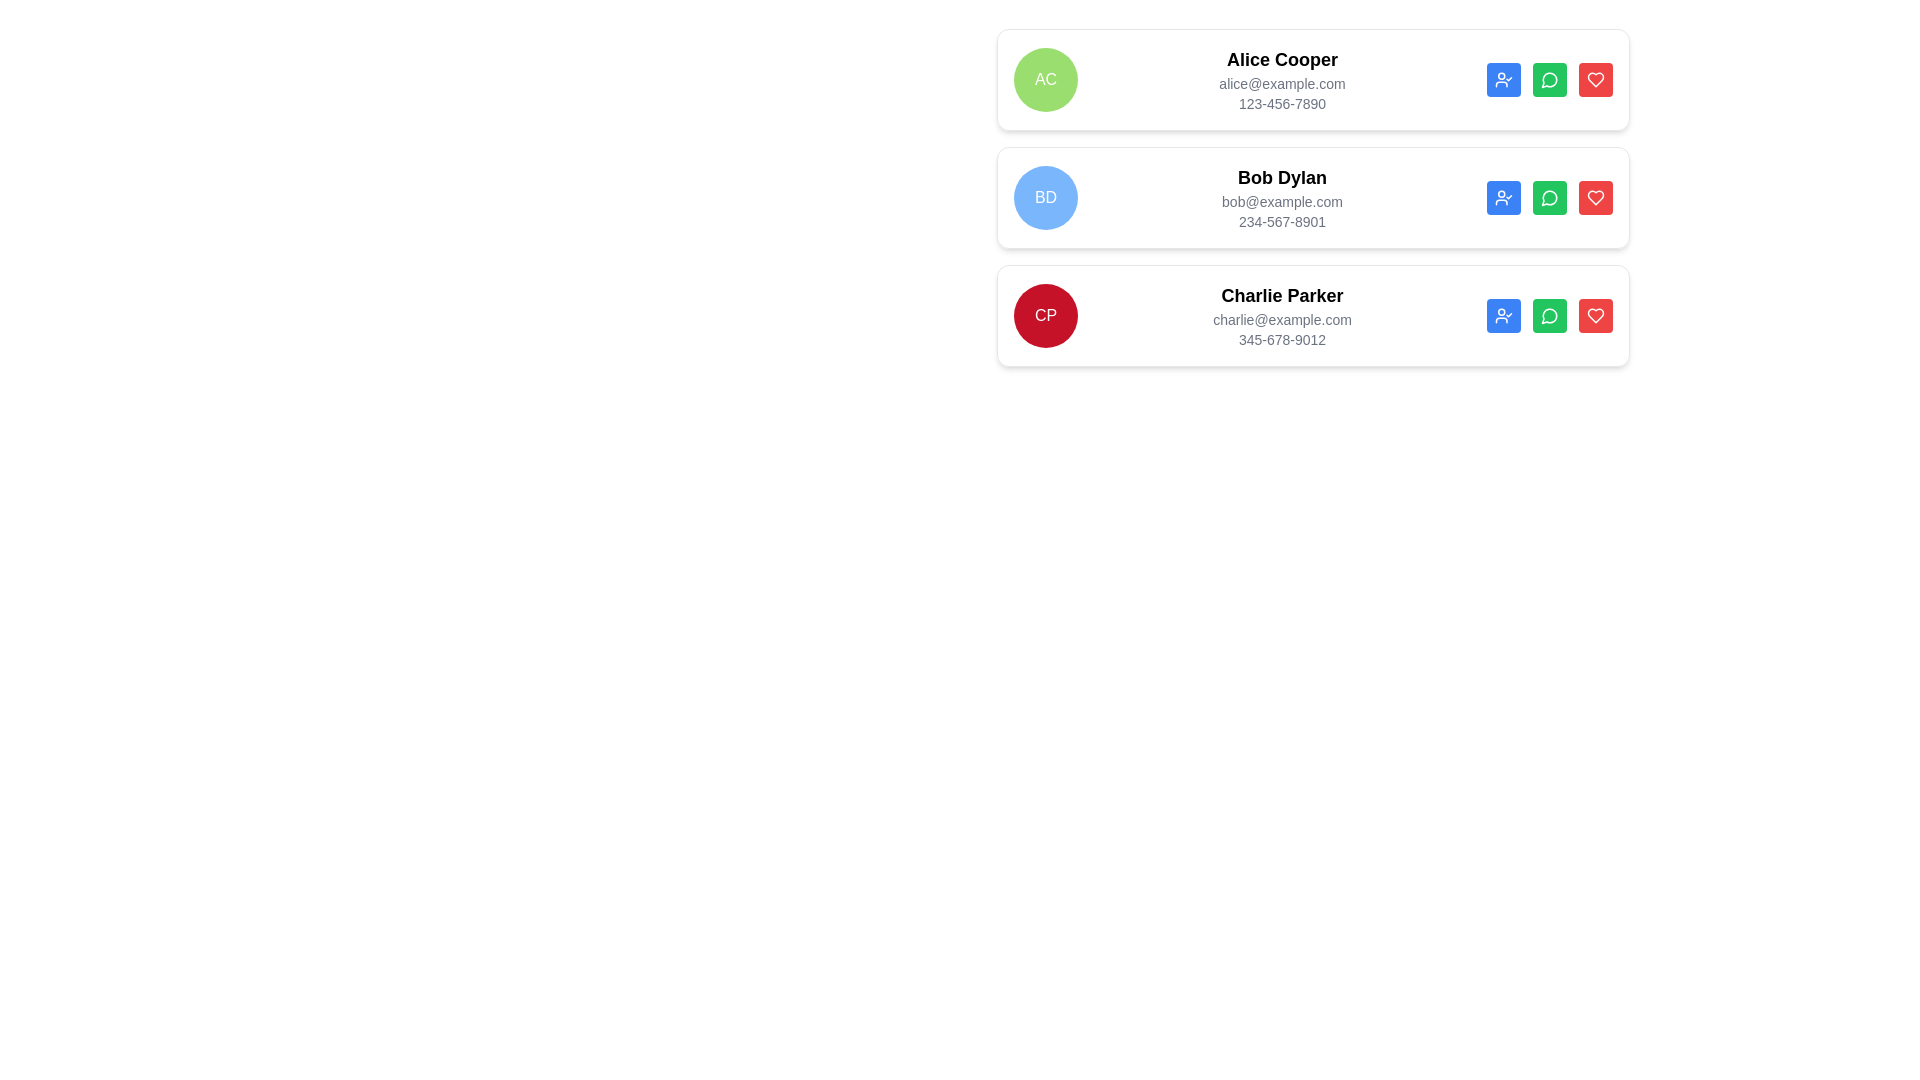  Describe the element at coordinates (1595, 79) in the screenshot. I see `the like or favorite button located at the far right of the row for the contact 'Bob Dylan'` at that location.